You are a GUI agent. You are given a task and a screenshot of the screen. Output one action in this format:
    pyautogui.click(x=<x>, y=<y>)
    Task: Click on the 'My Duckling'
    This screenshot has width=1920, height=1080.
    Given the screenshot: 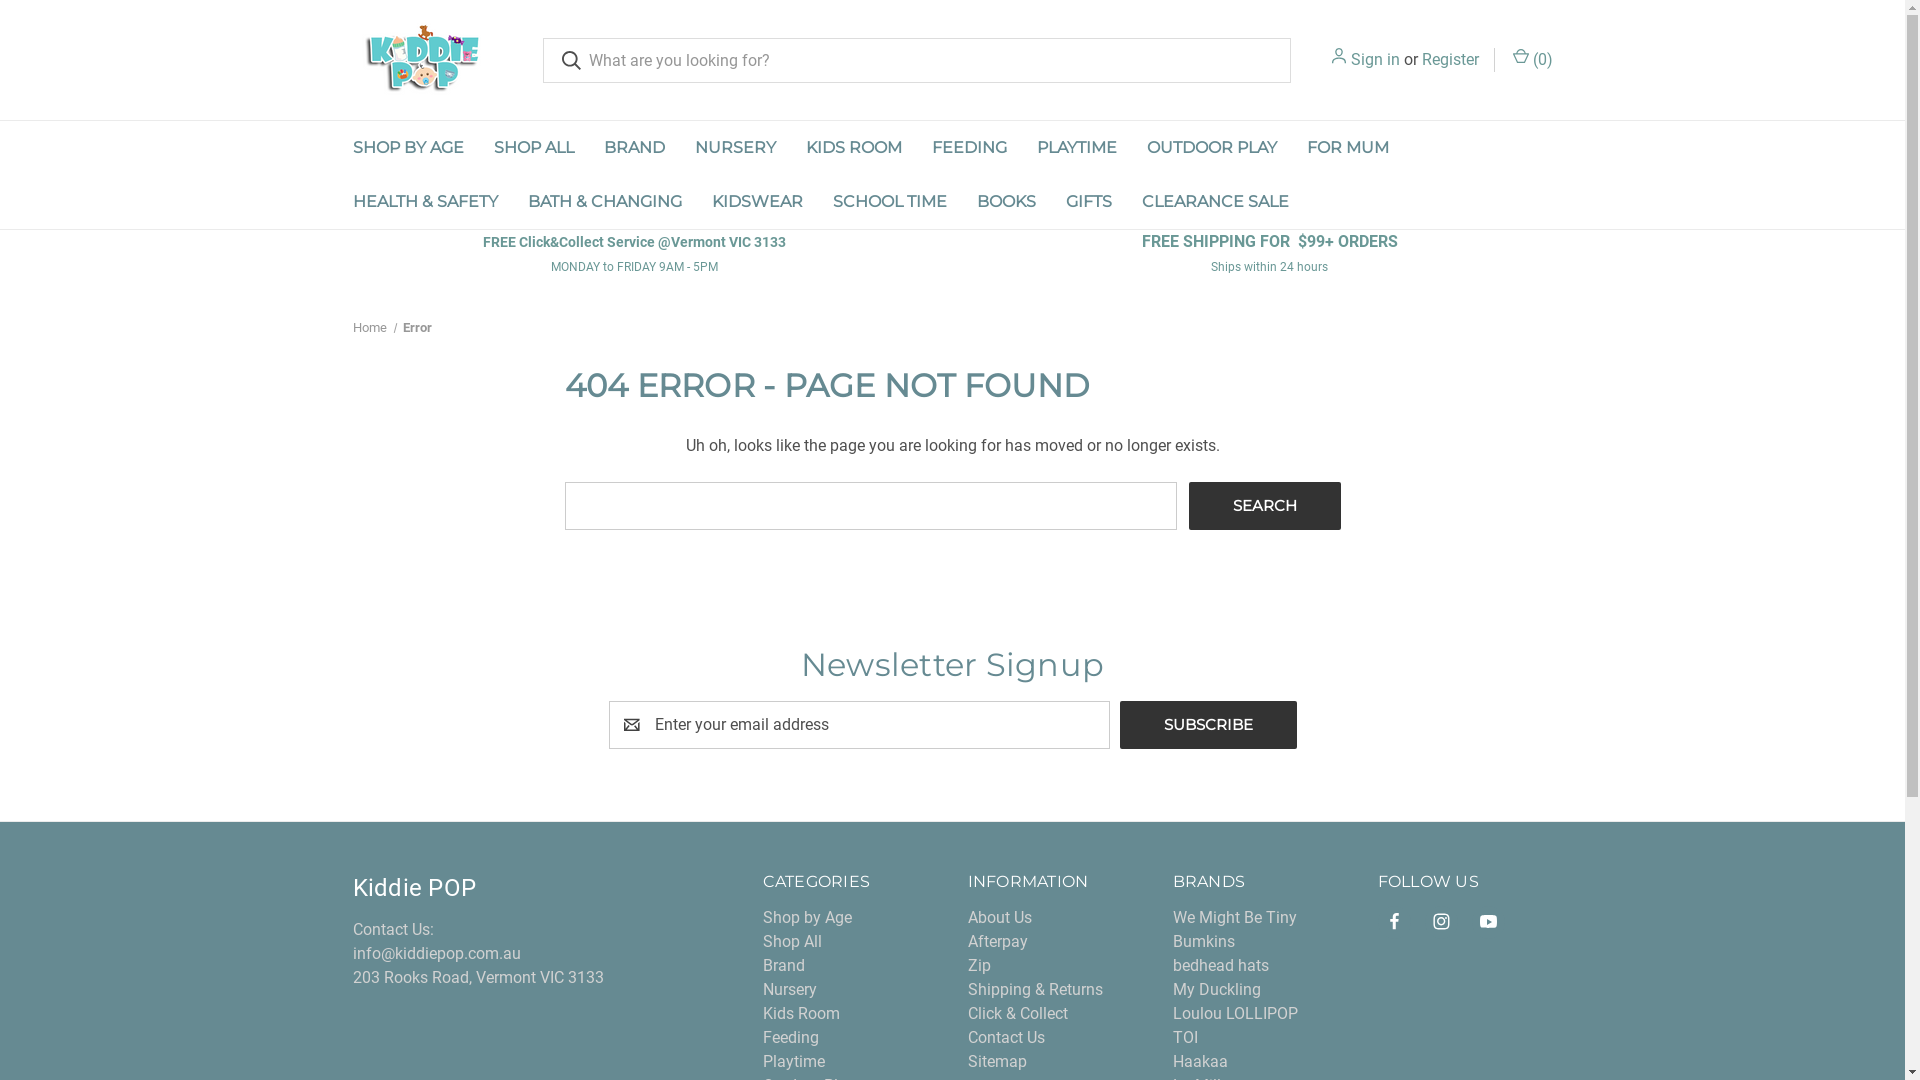 What is the action you would take?
    pyautogui.click(x=1216, y=988)
    